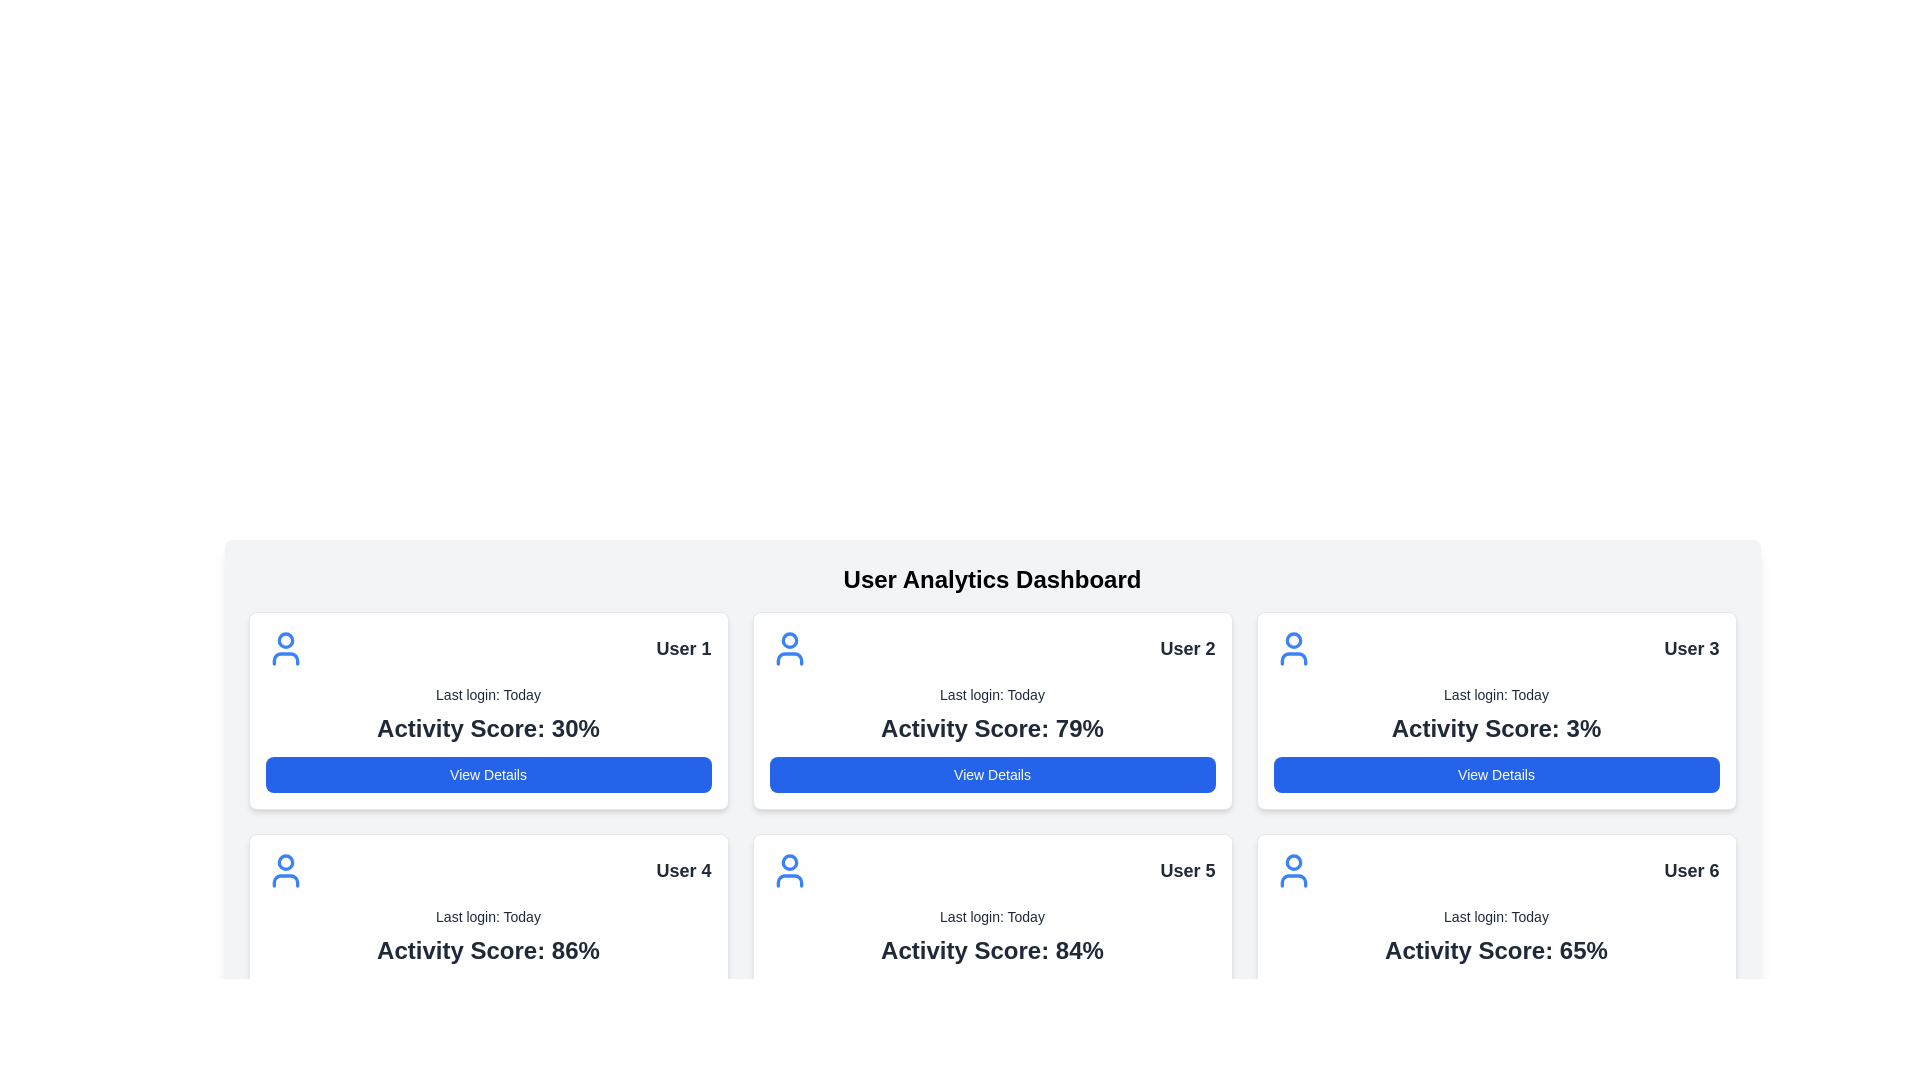 This screenshot has width=1920, height=1080. What do you see at coordinates (1496, 774) in the screenshot?
I see `the blue button labeled 'View Details' located at the bottom of the card for 'User 3', beneath the text 'Activity Score: 3%', to change its background color` at bounding box center [1496, 774].